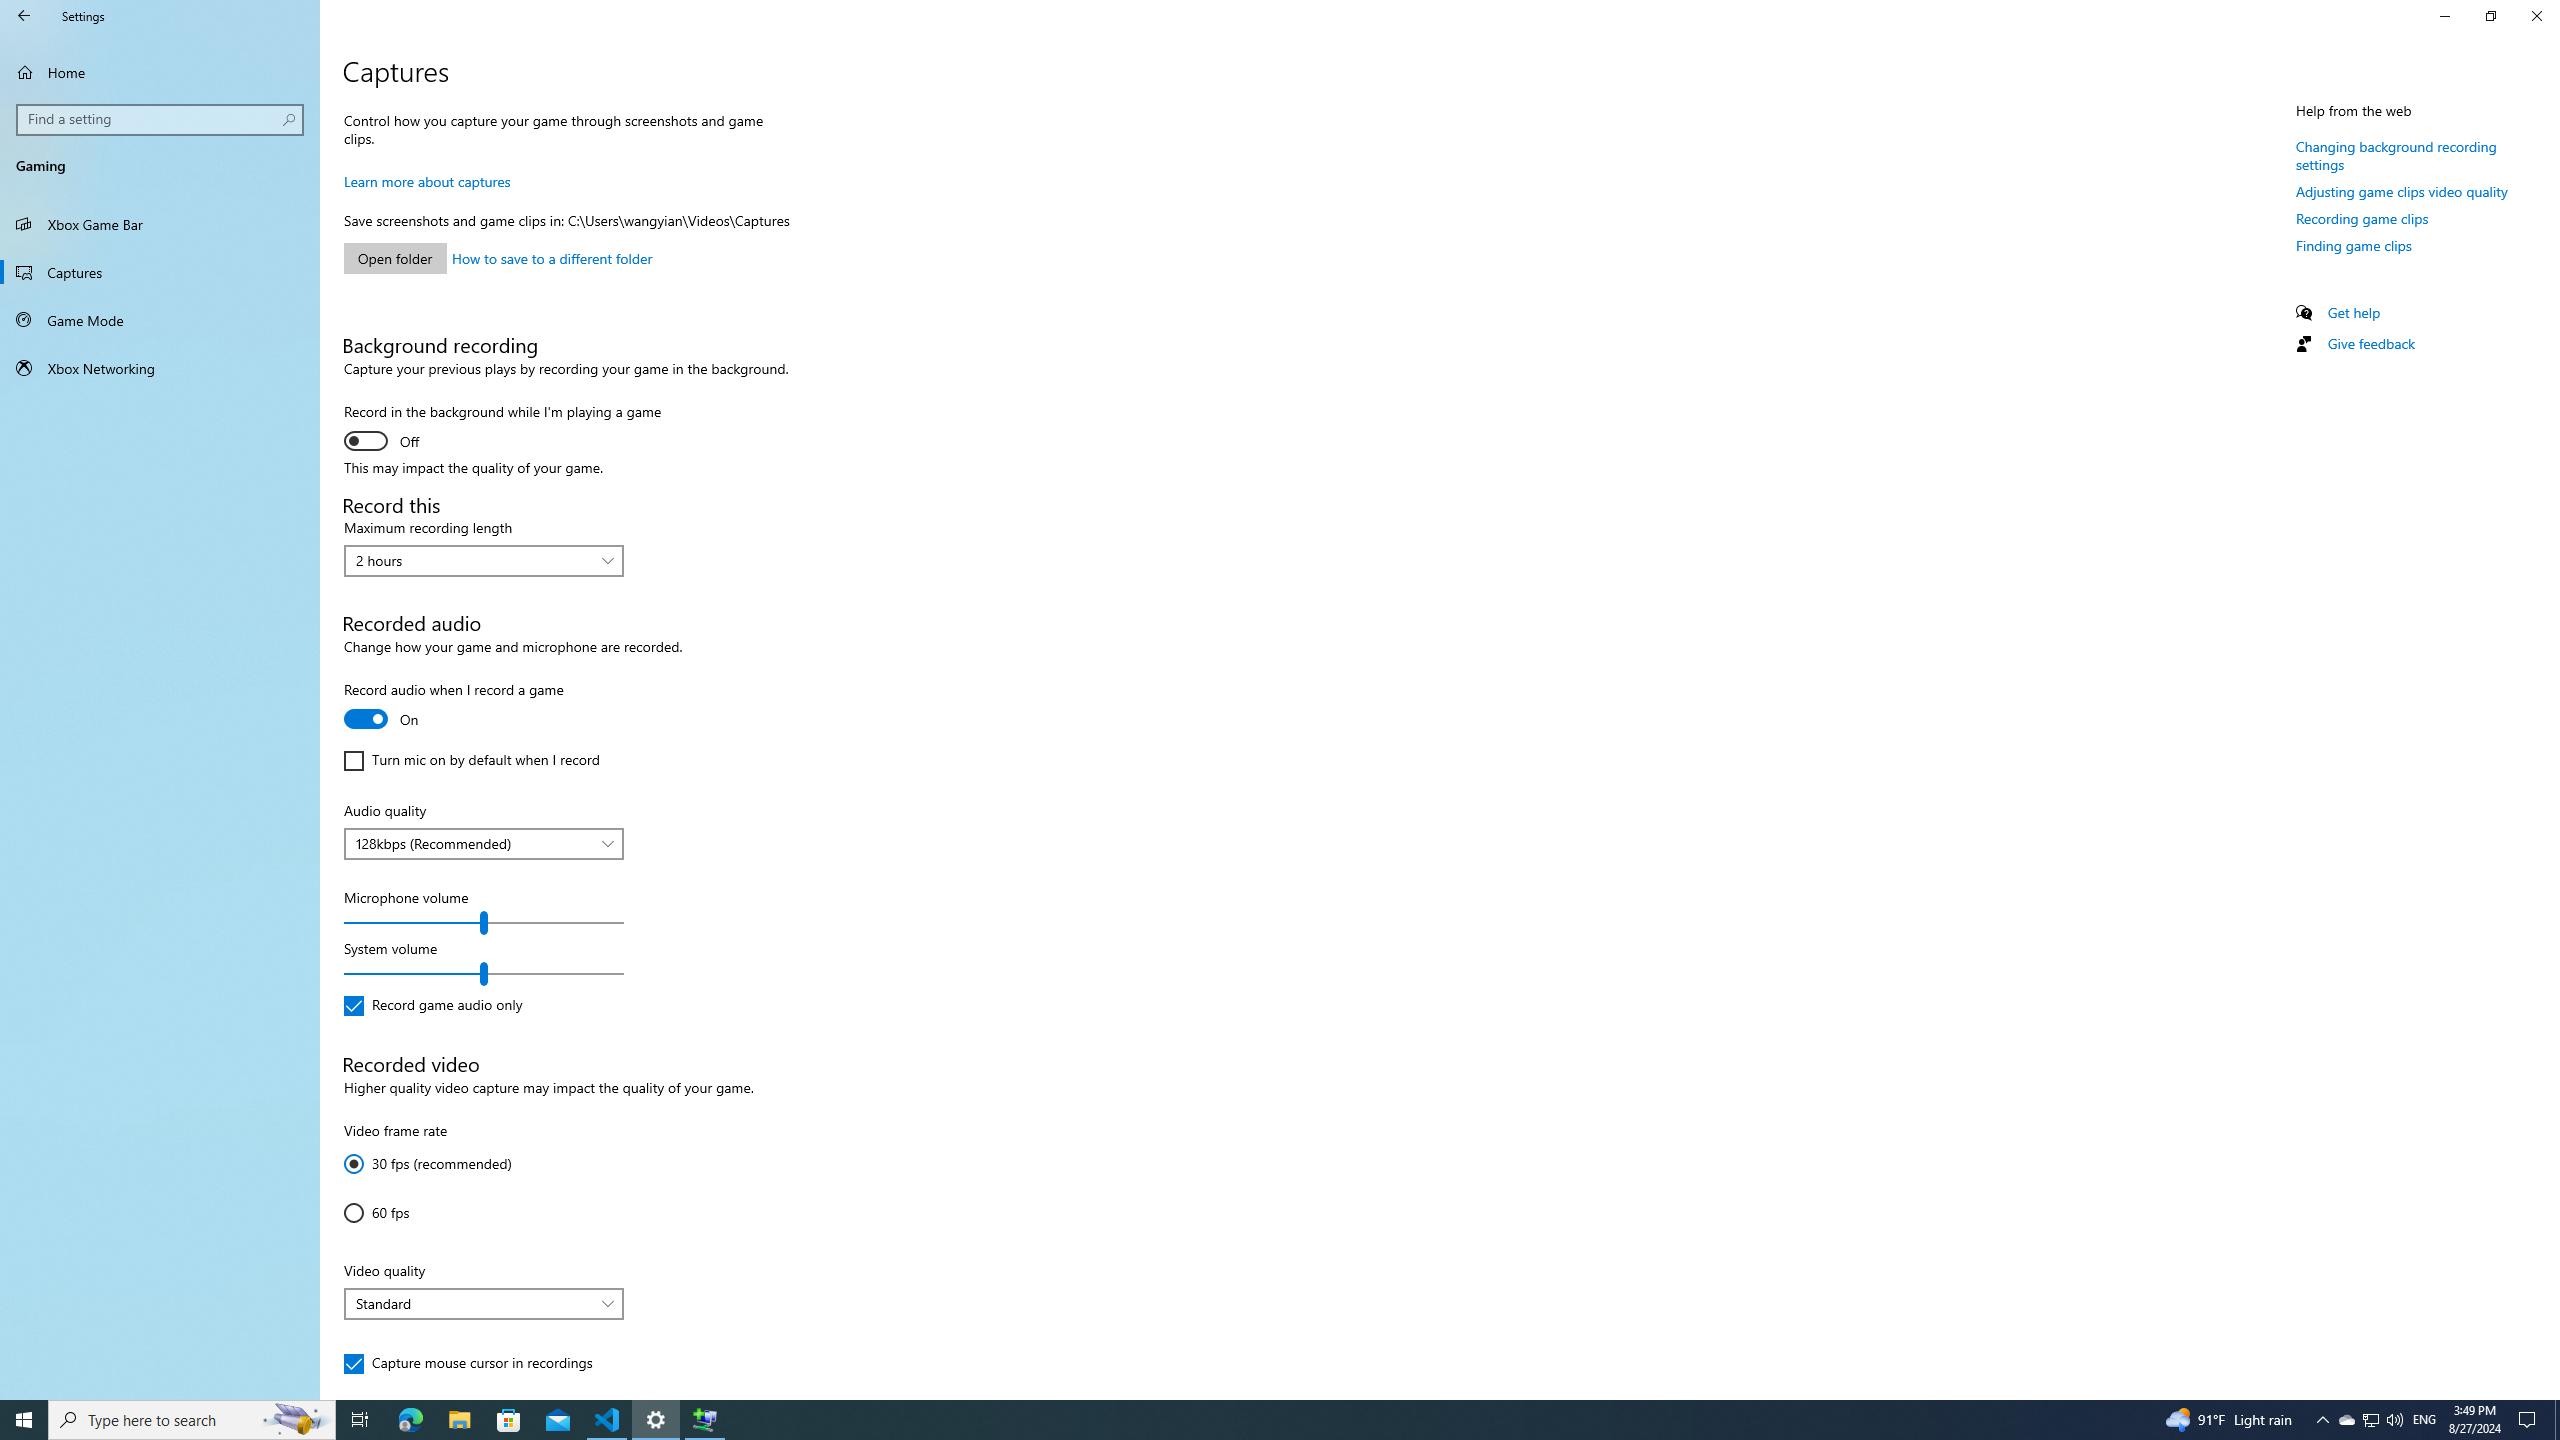 This screenshot has height=1440, width=2560. What do you see at coordinates (2401, 191) in the screenshot?
I see `'Adjusting game clips video quality'` at bounding box center [2401, 191].